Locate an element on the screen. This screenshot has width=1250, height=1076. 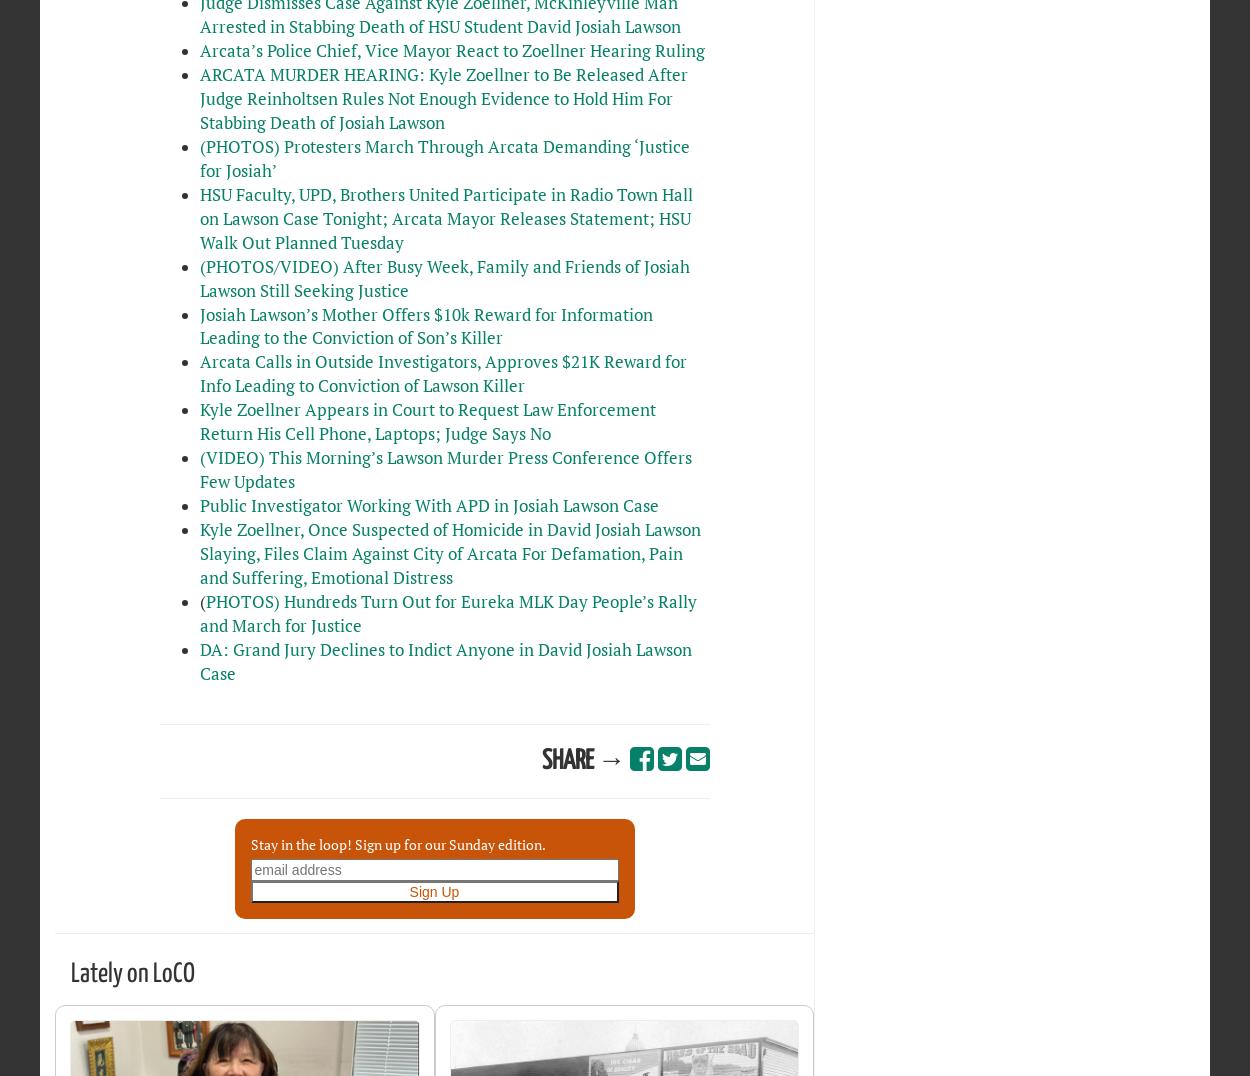
'Stay in the loop! Sign up for our Sunday edition.' is located at coordinates (397, 842).